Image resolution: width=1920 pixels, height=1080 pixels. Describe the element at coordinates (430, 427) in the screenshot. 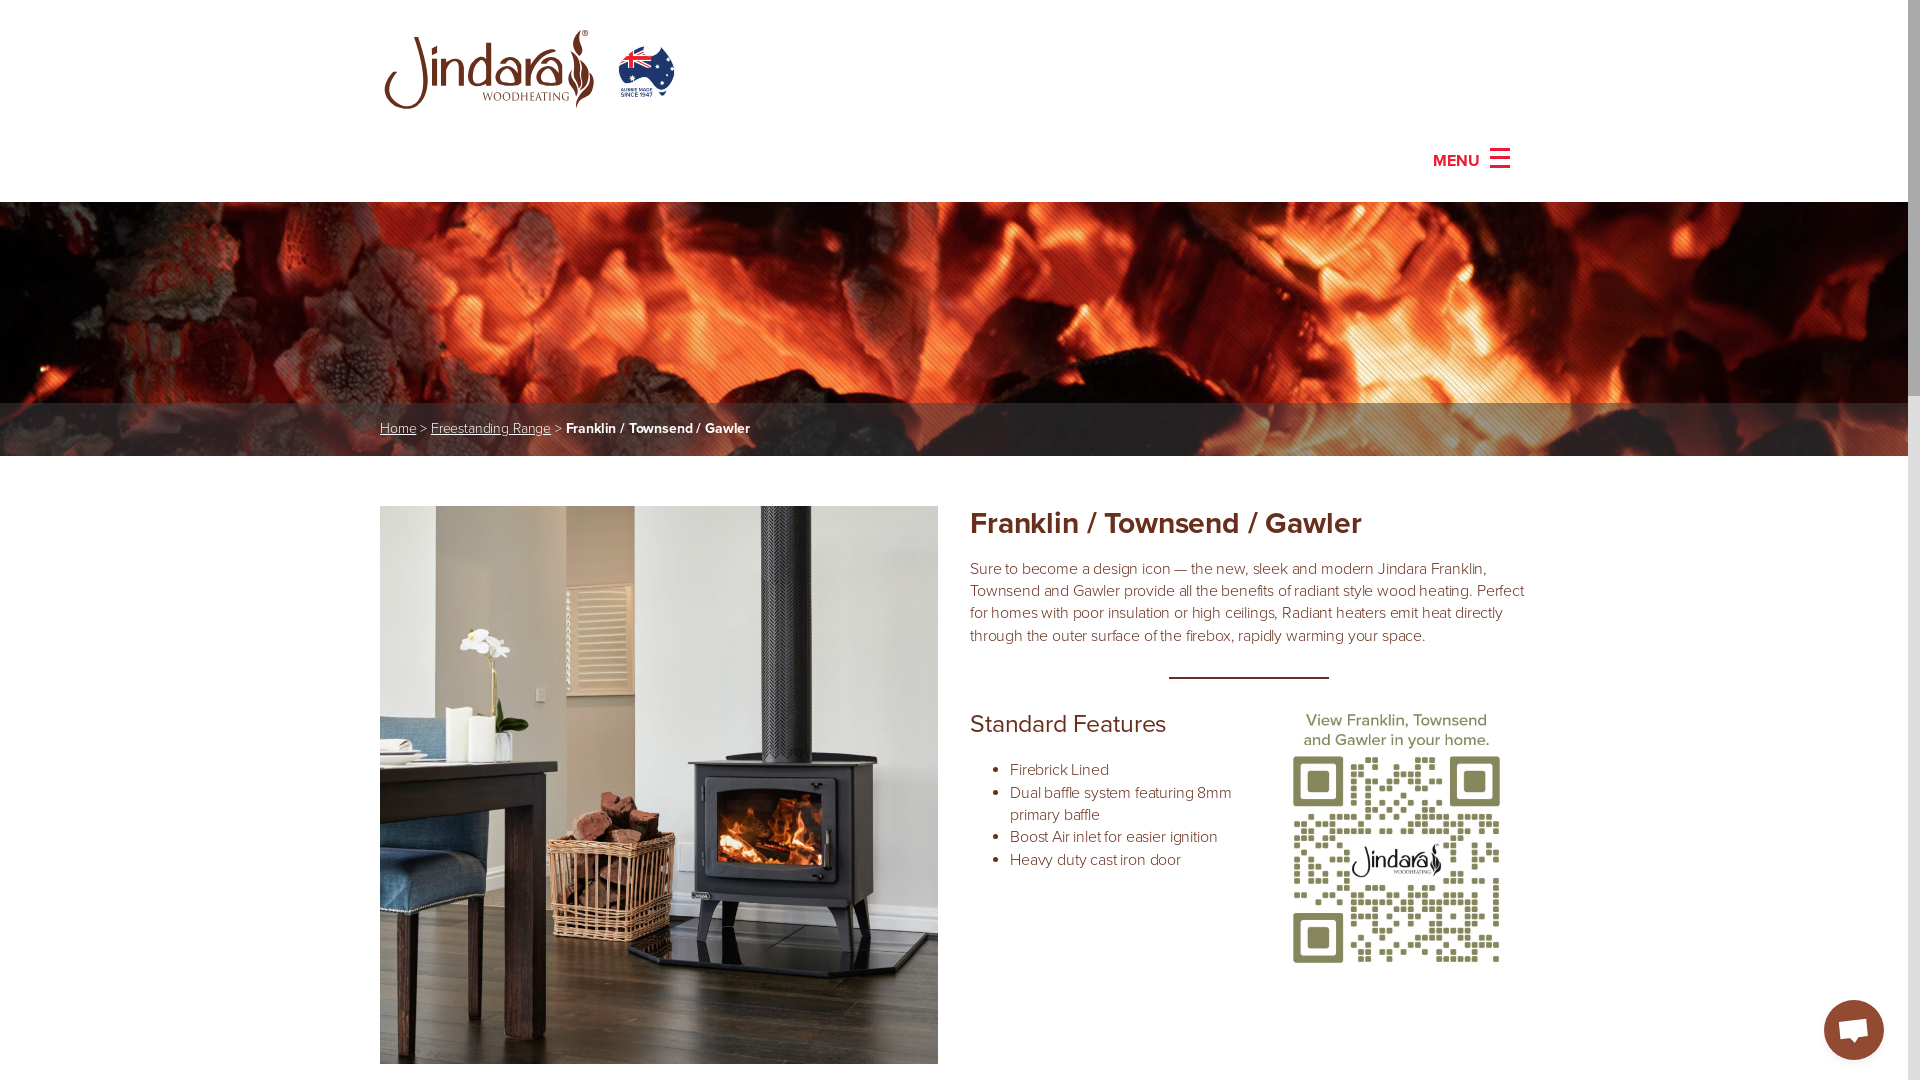

I see `'Freestanding Range'` at that location.